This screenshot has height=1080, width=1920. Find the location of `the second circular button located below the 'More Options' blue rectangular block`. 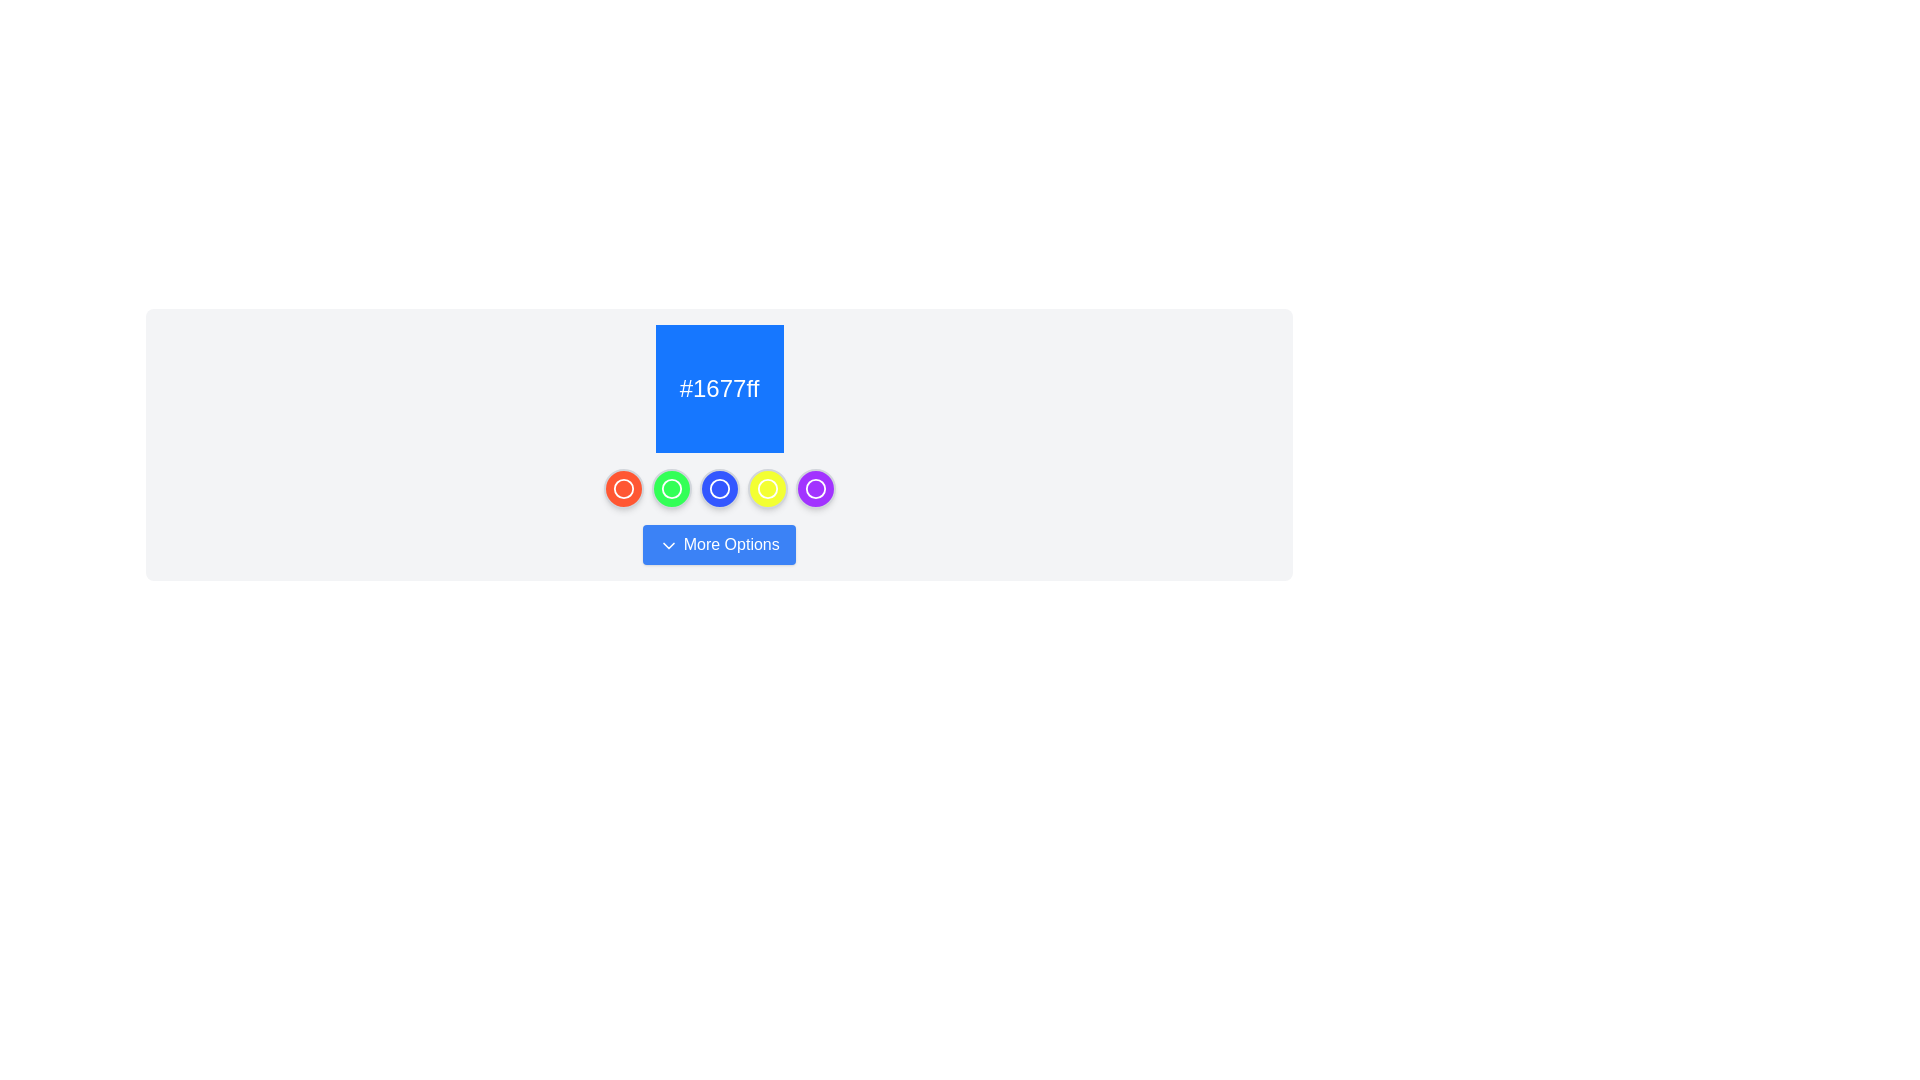

the second circular button located below the 'More Options' blue rectangular block is located at coordinates (671, 489).